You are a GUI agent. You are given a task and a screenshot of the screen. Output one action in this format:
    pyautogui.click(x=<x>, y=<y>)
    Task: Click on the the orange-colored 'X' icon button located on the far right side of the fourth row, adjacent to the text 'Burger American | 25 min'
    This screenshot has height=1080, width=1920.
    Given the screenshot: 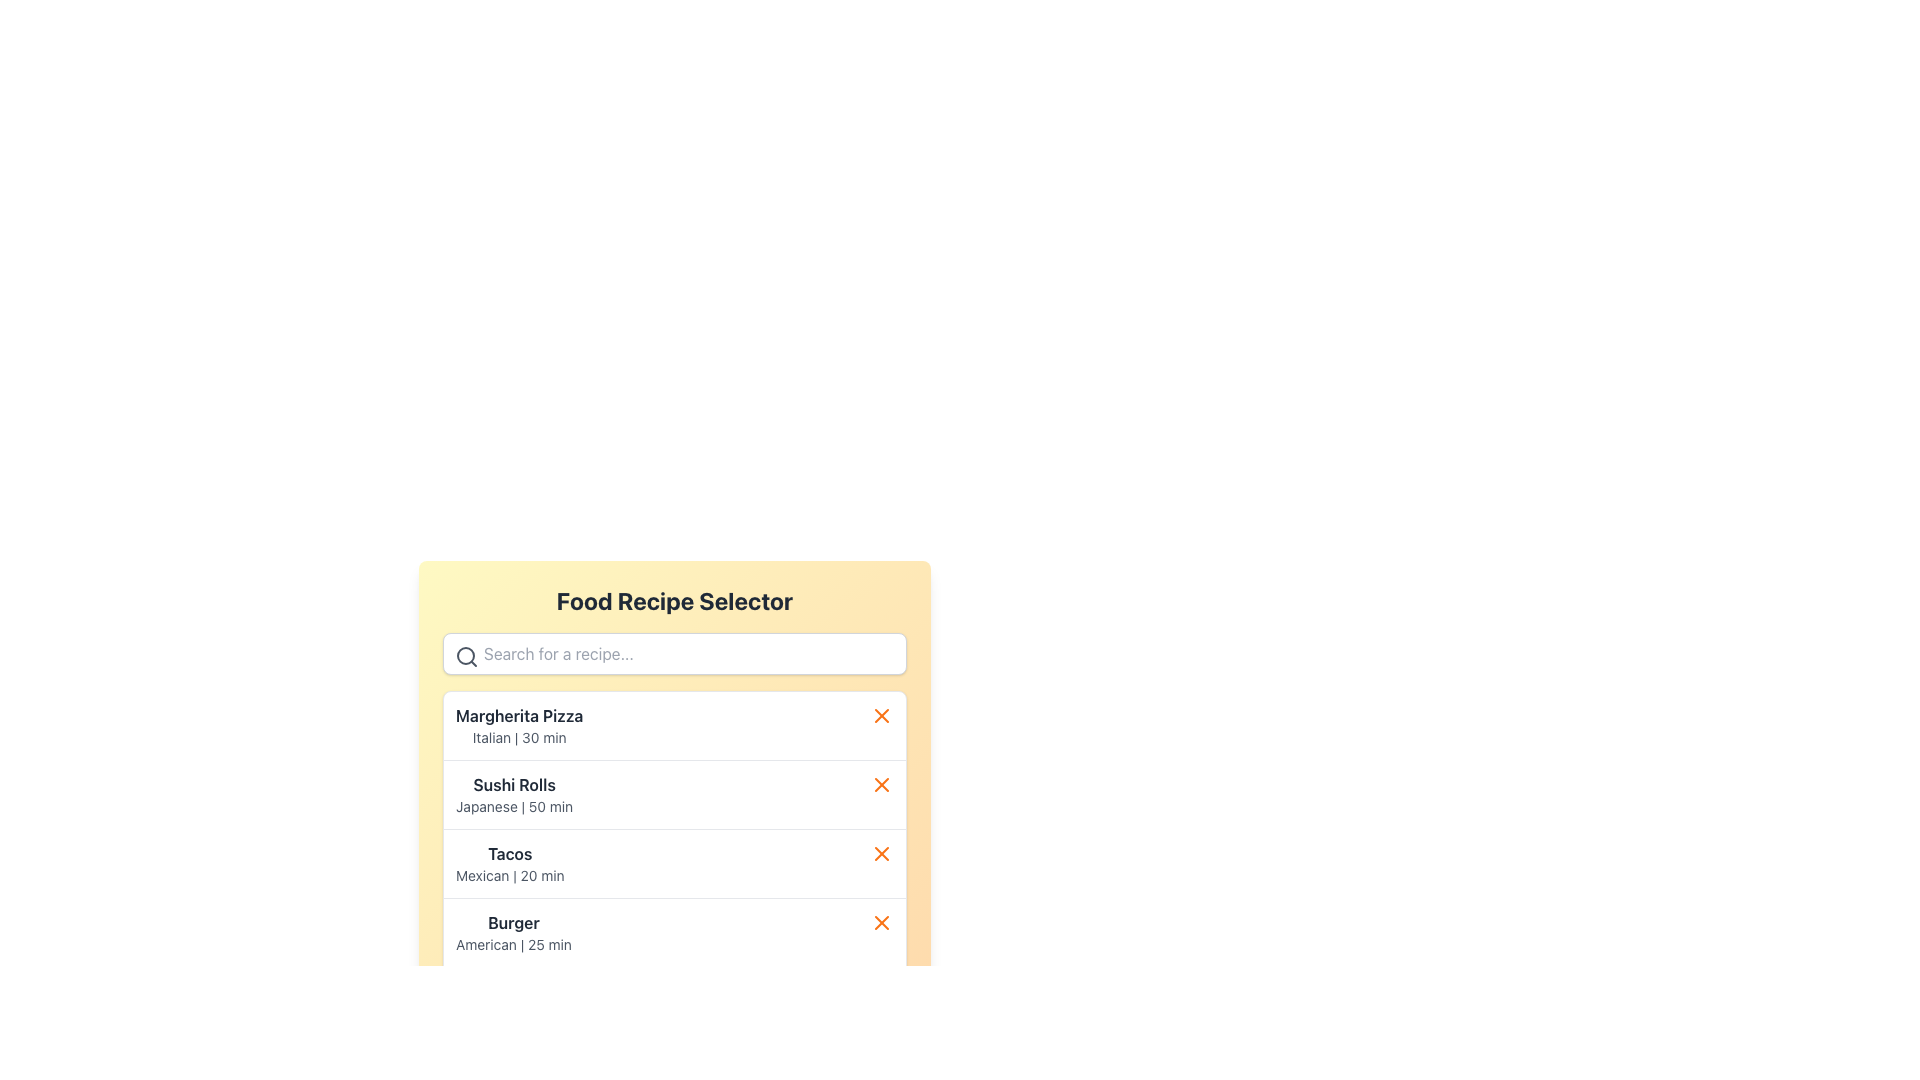 What is the action you would take?
    pyautogui.click(x=881, y=922)
    